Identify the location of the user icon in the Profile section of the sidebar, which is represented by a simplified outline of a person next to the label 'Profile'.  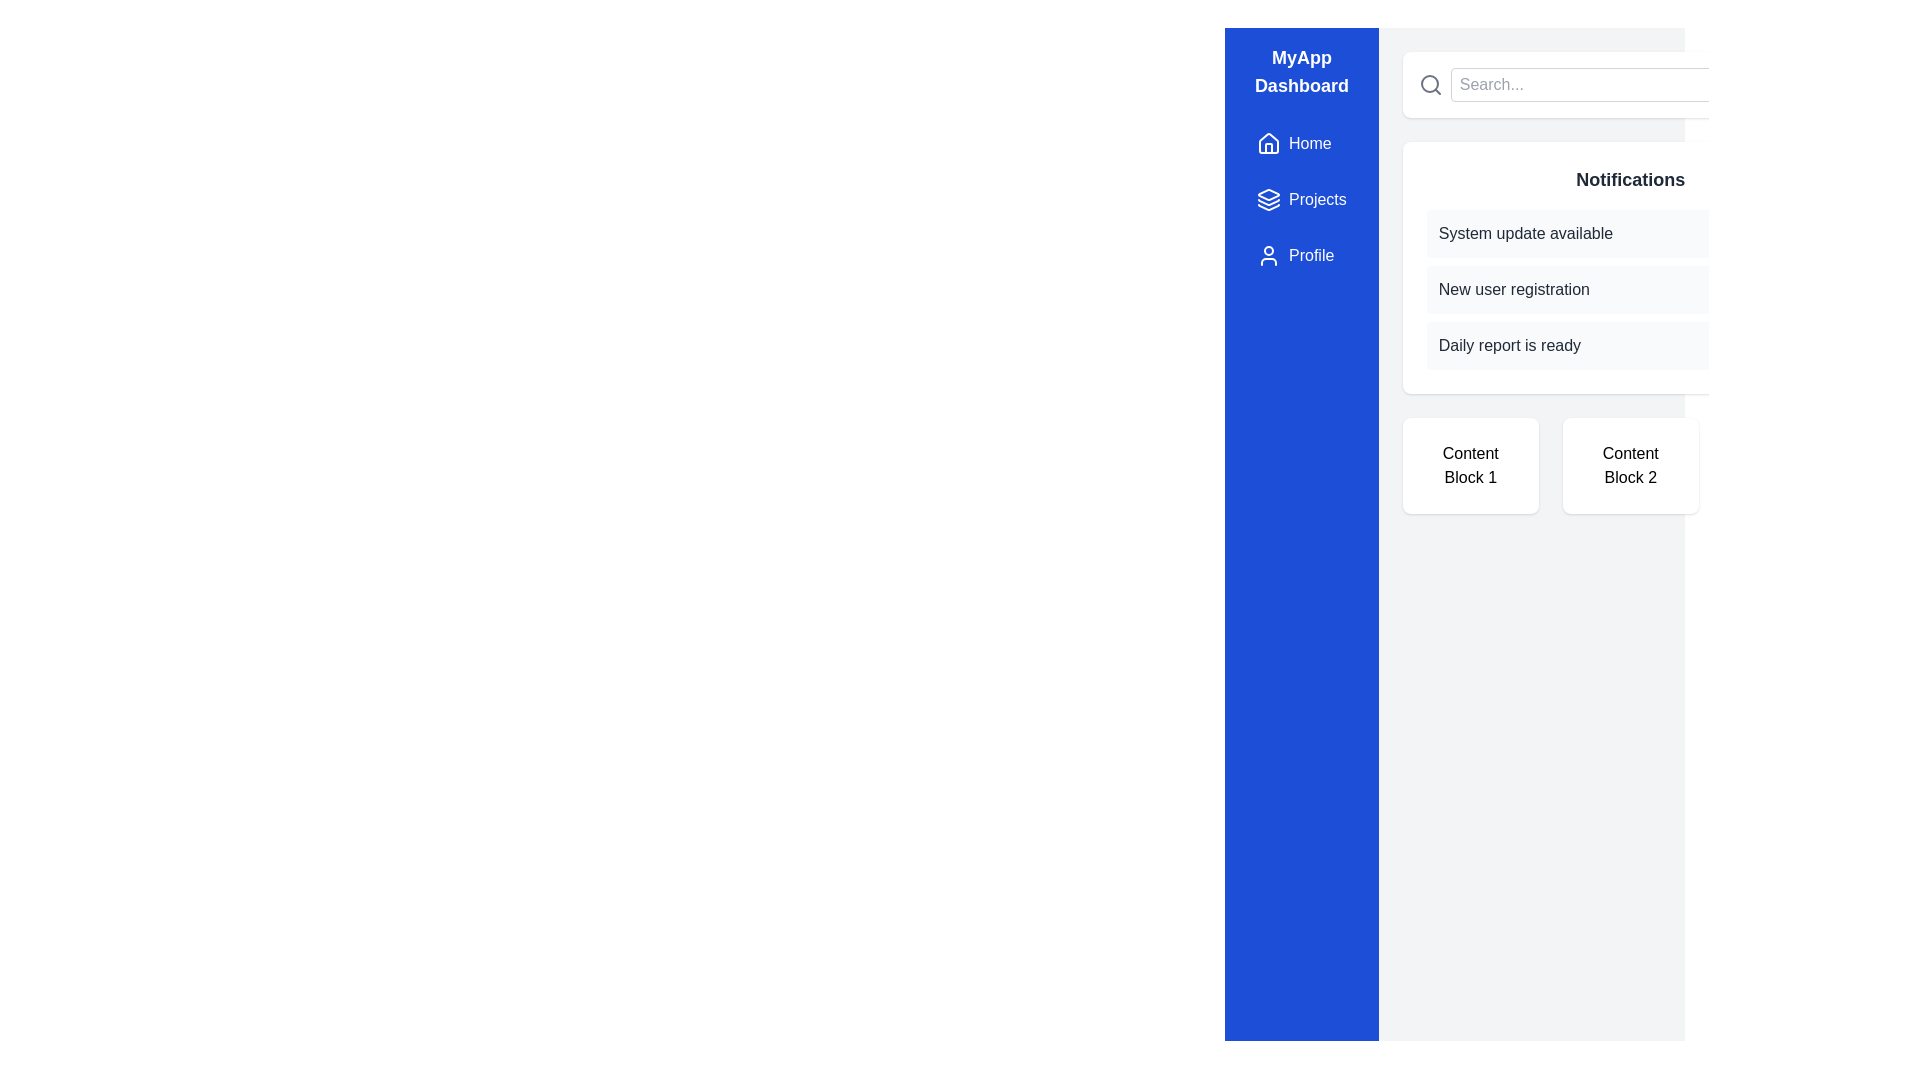
(1267, 254).